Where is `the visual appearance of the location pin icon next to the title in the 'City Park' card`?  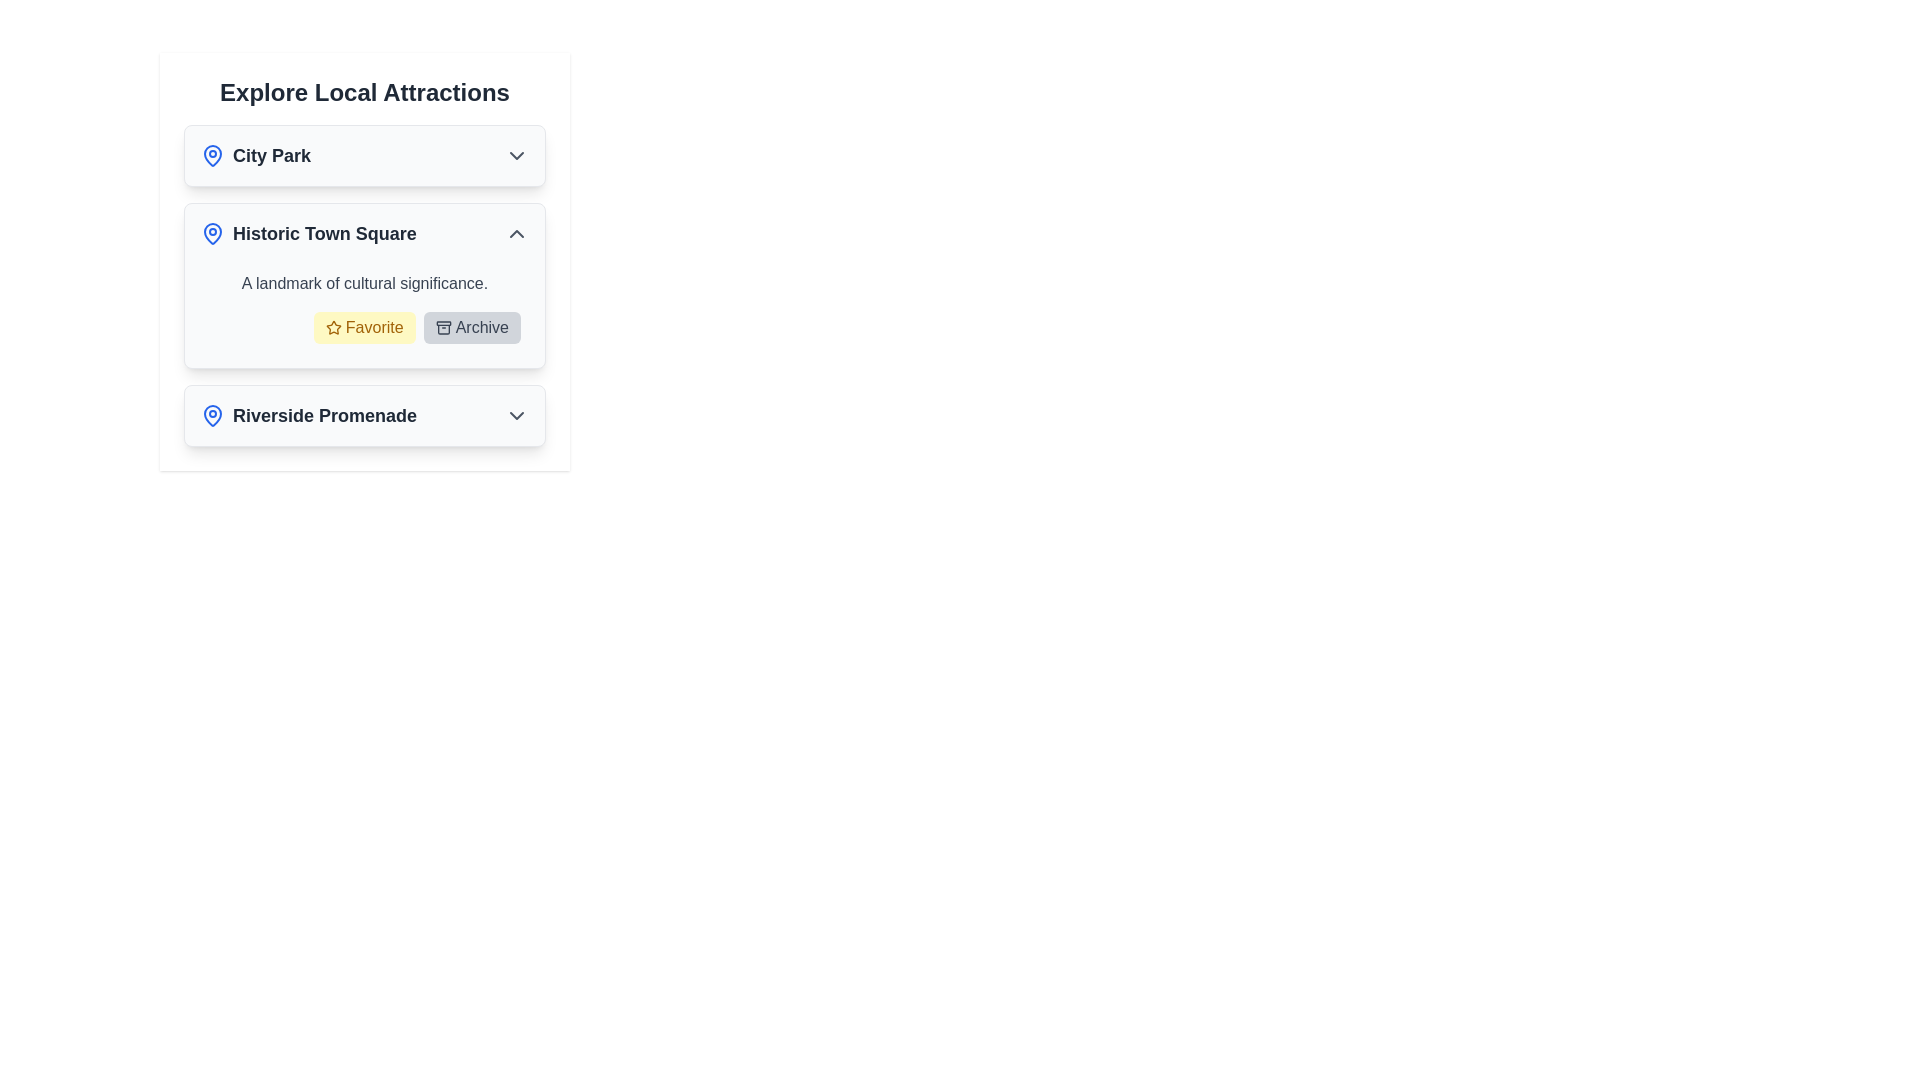
the visual appearance of the location pin icon next to the title in the 'City Park' card is located at coordinates (212, 414).